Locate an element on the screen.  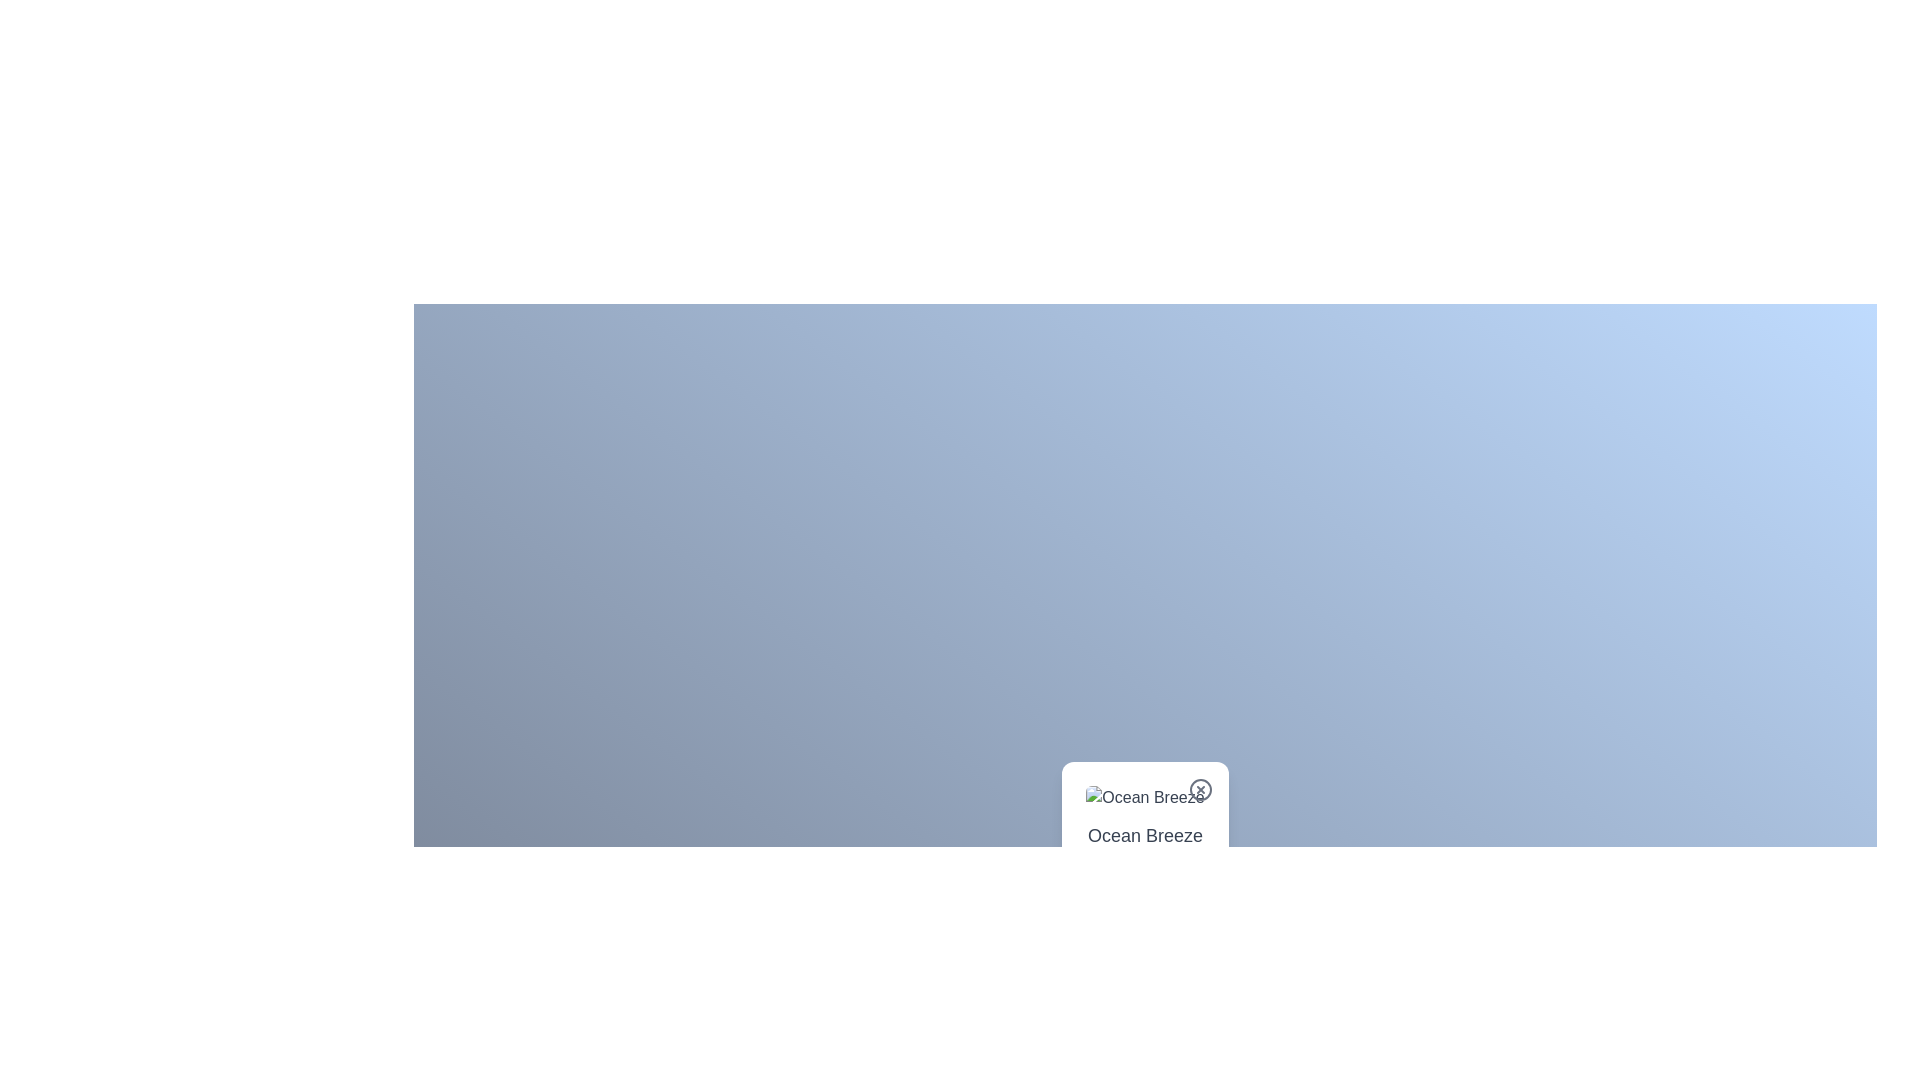
the surrounding card component that contains the Text Label, which is centered on a gradient background and located below the image in the card layout is located at coordinates (1145, 844).